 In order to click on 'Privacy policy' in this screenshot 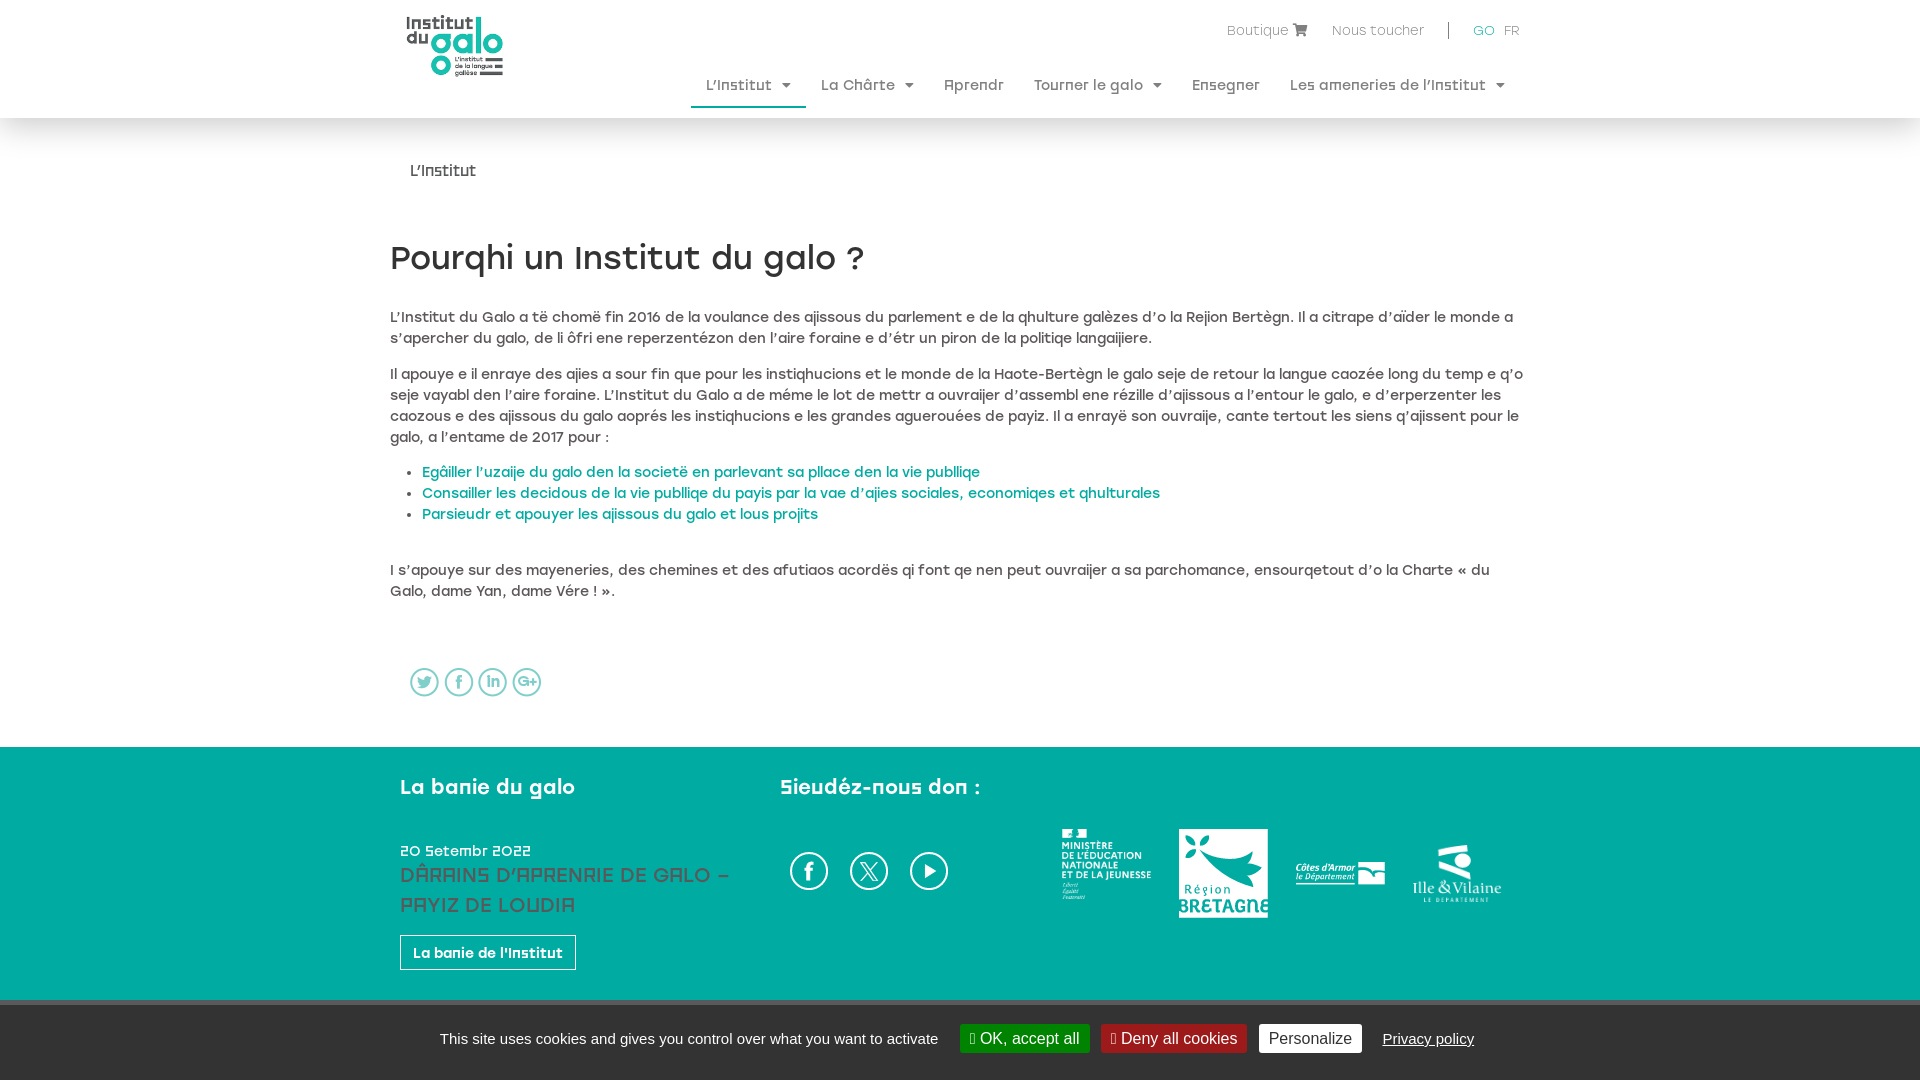, I will do `click(1426, 1037)`.